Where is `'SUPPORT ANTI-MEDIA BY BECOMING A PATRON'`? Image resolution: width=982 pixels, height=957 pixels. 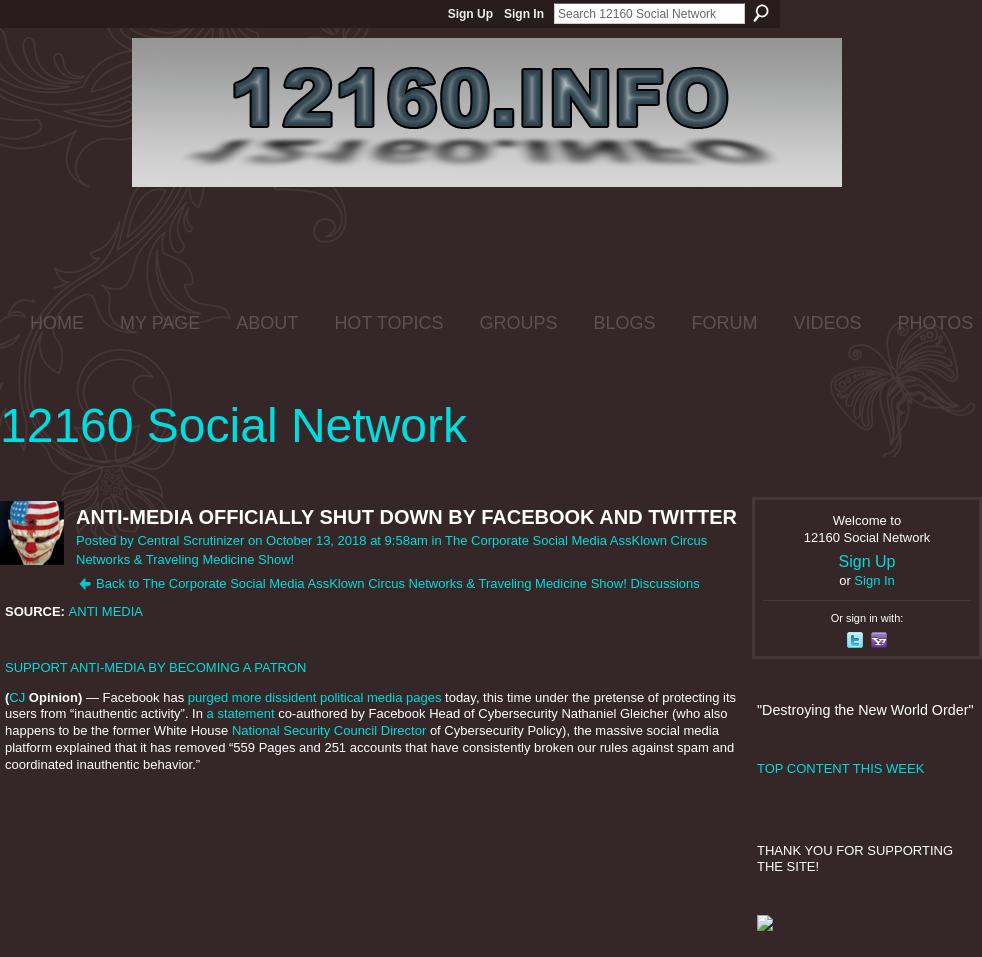 'SUPPORT ANTI-MEDIA BY BECOMING A PATRON' is located at coordinates (154, 665).